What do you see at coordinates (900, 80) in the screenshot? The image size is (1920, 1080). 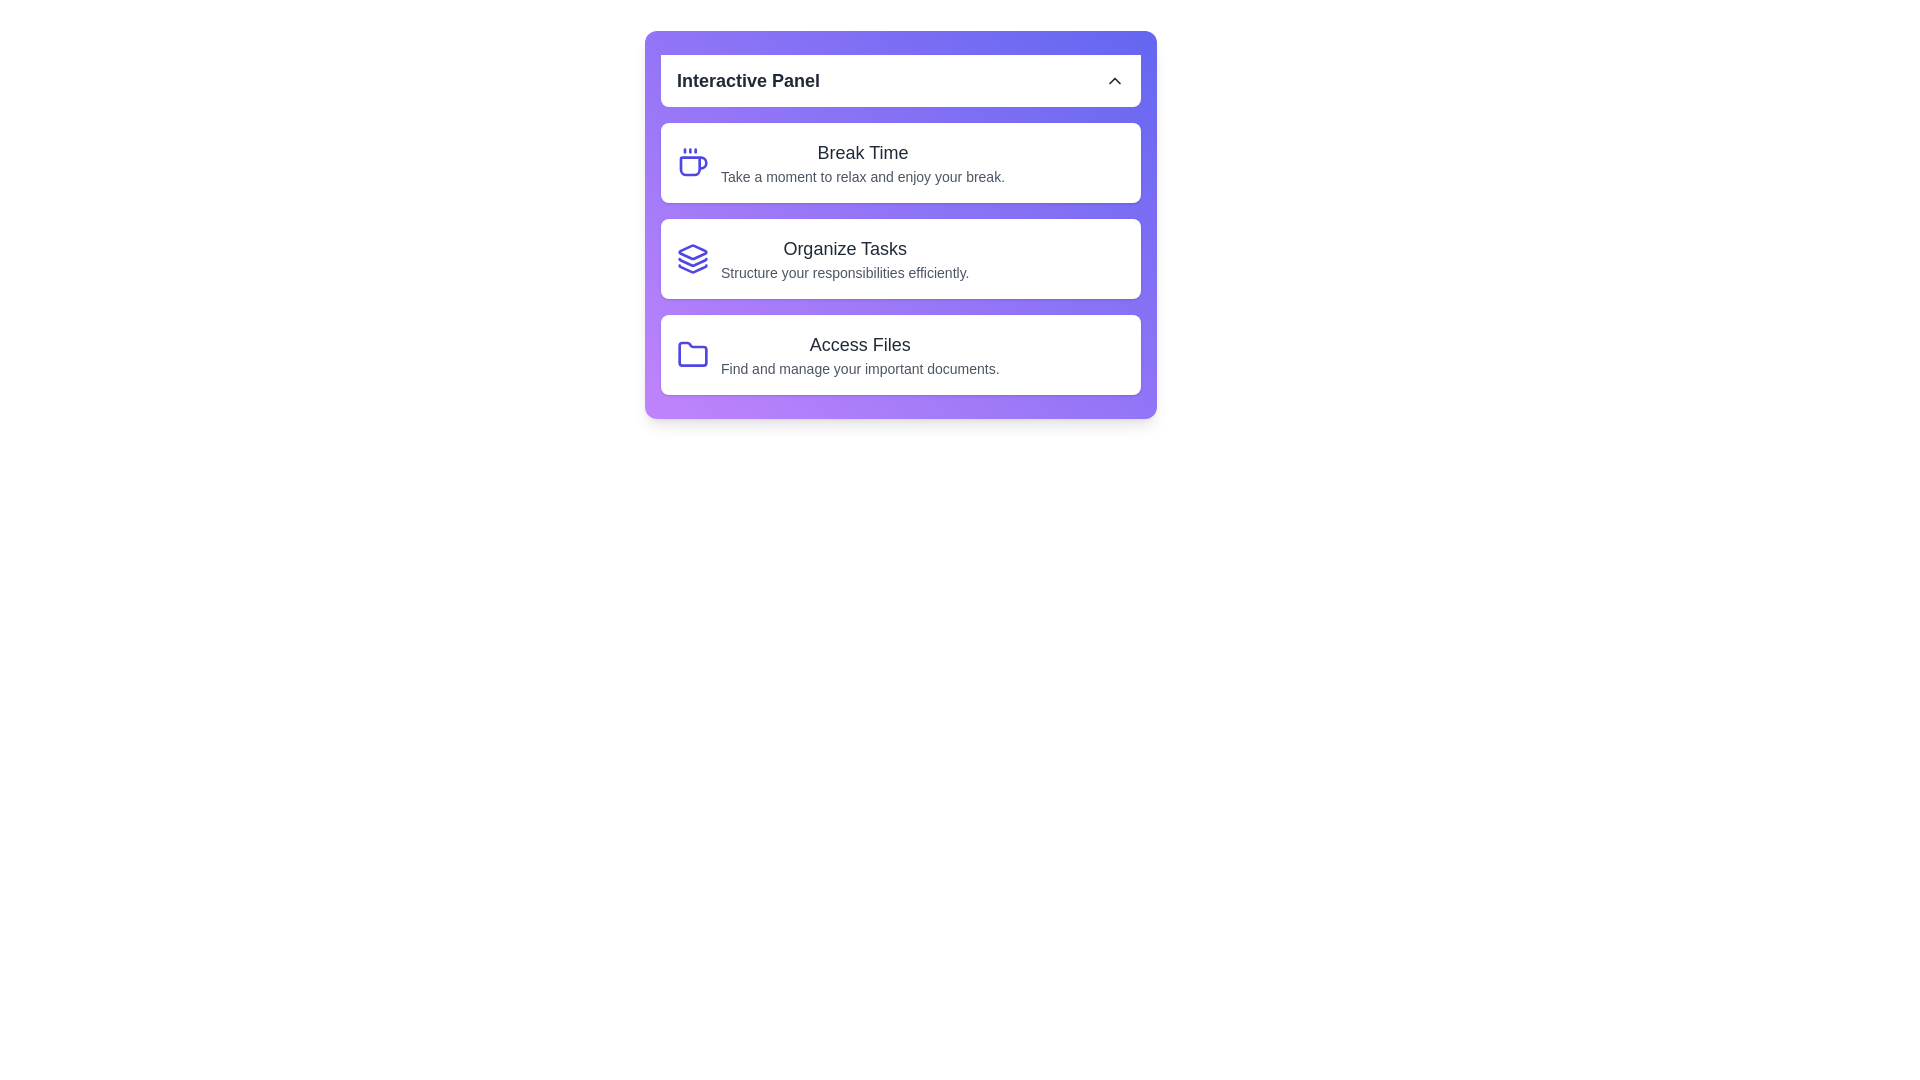 I see `the header button to toggle the panel visibility` at bounding box center [900, 80].